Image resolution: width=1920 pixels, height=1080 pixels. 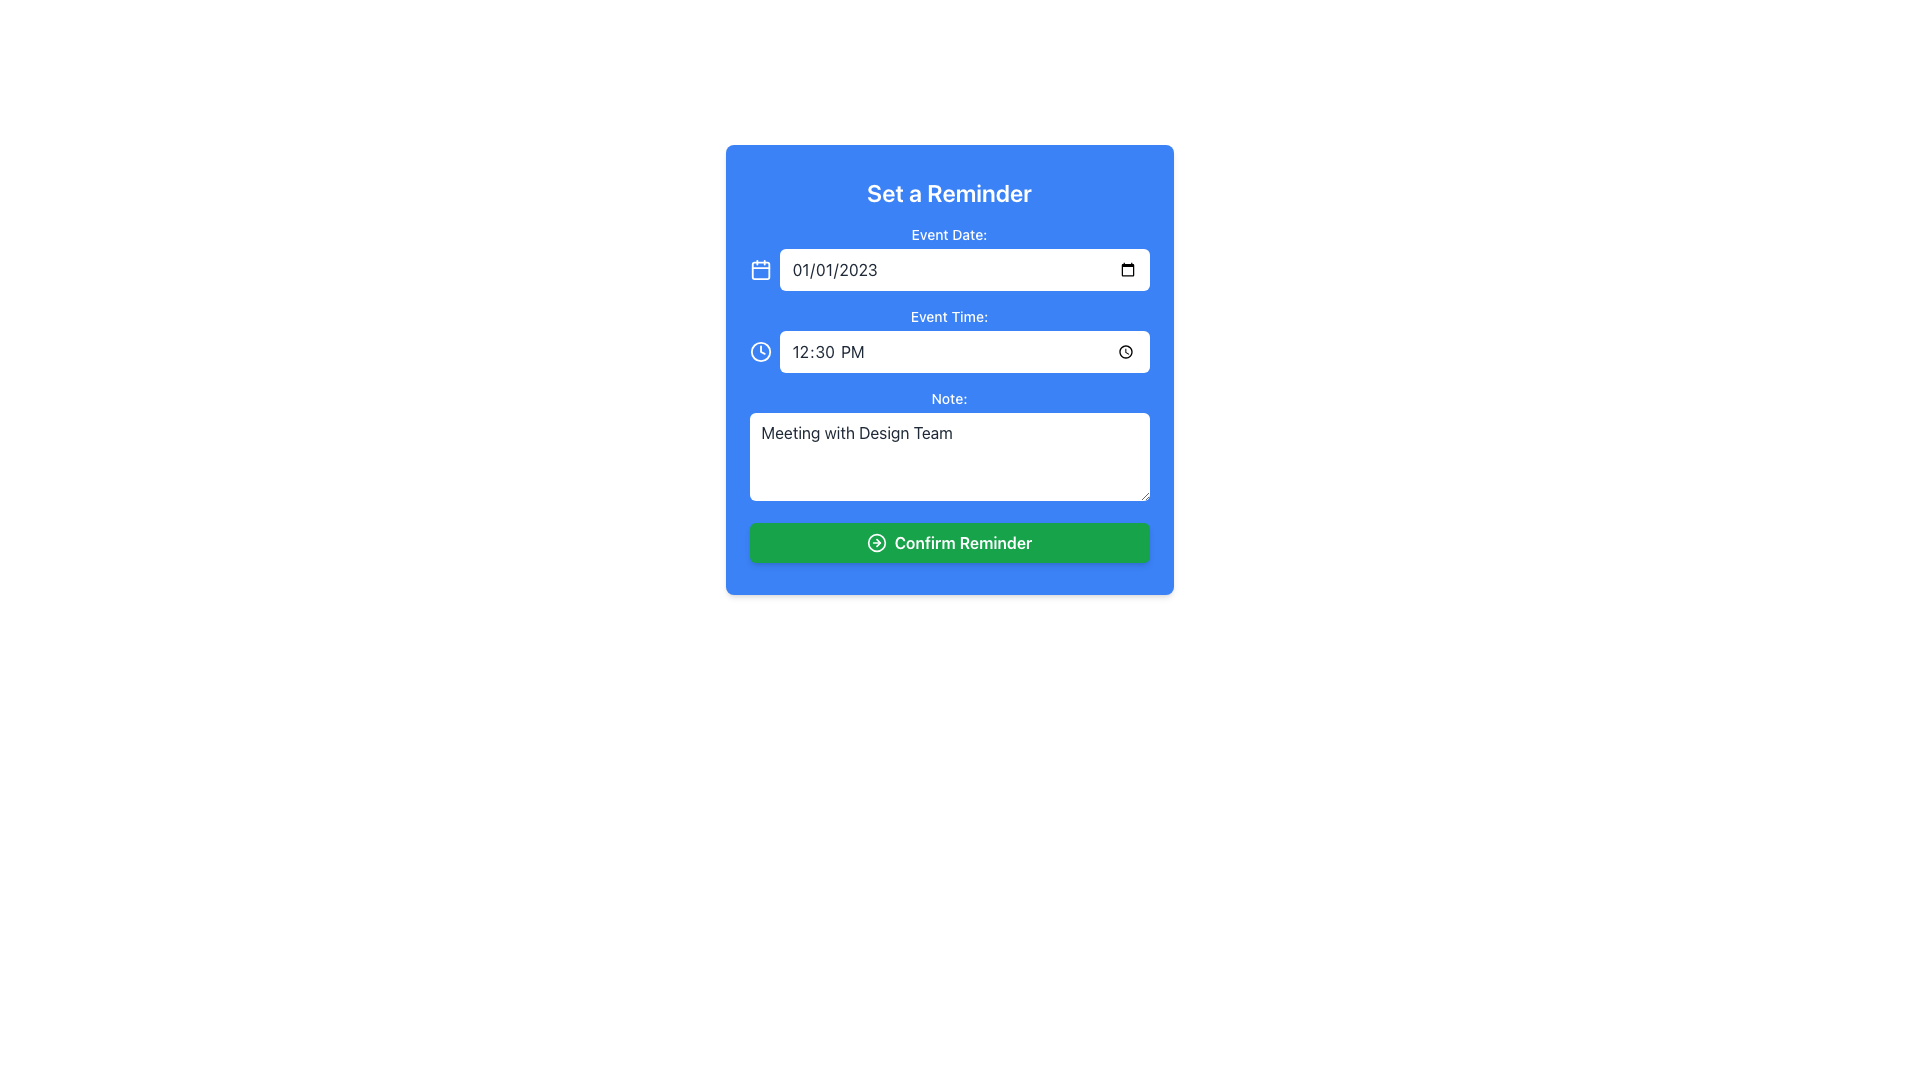 I want to click on the Decorative SVG shape that serves as the main body of the calendar icon, which is styled with a blue background and positioned to the left of the 'Event Date' input field, so click(x=759, y=270).